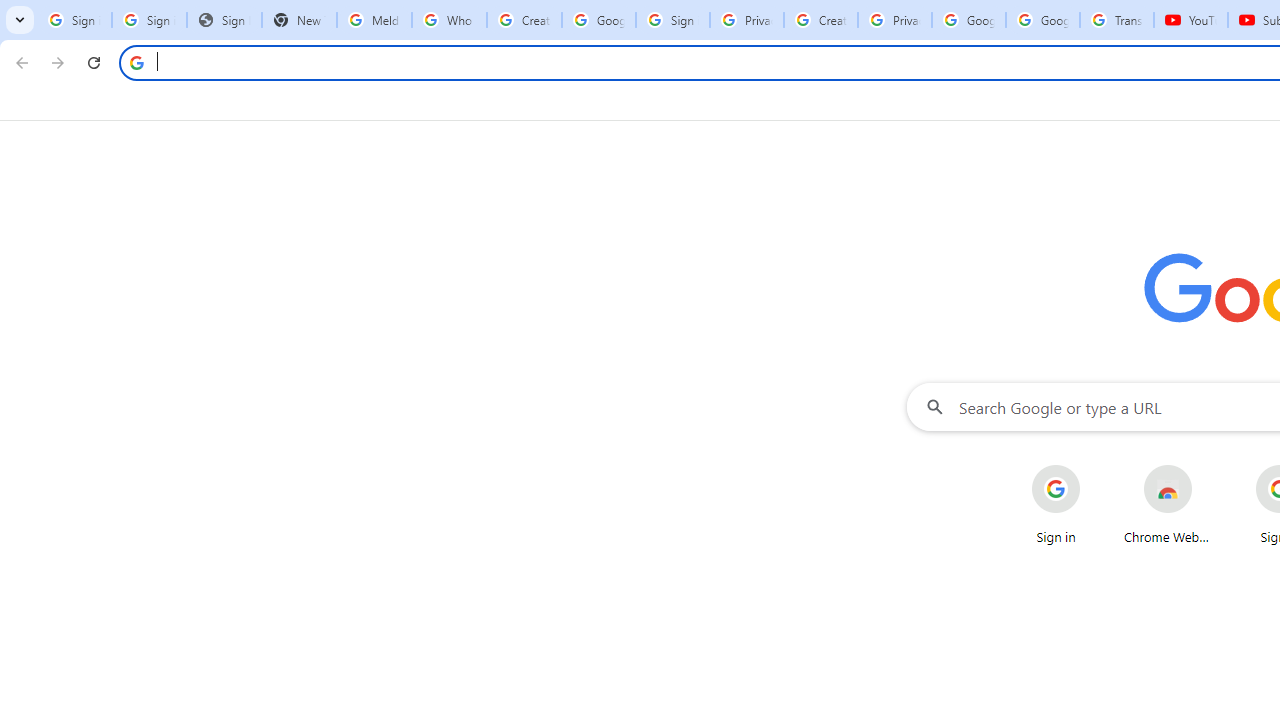 This screenshot has height=720, width=1280. I want to click on 'New Tab', so click(298, 20).